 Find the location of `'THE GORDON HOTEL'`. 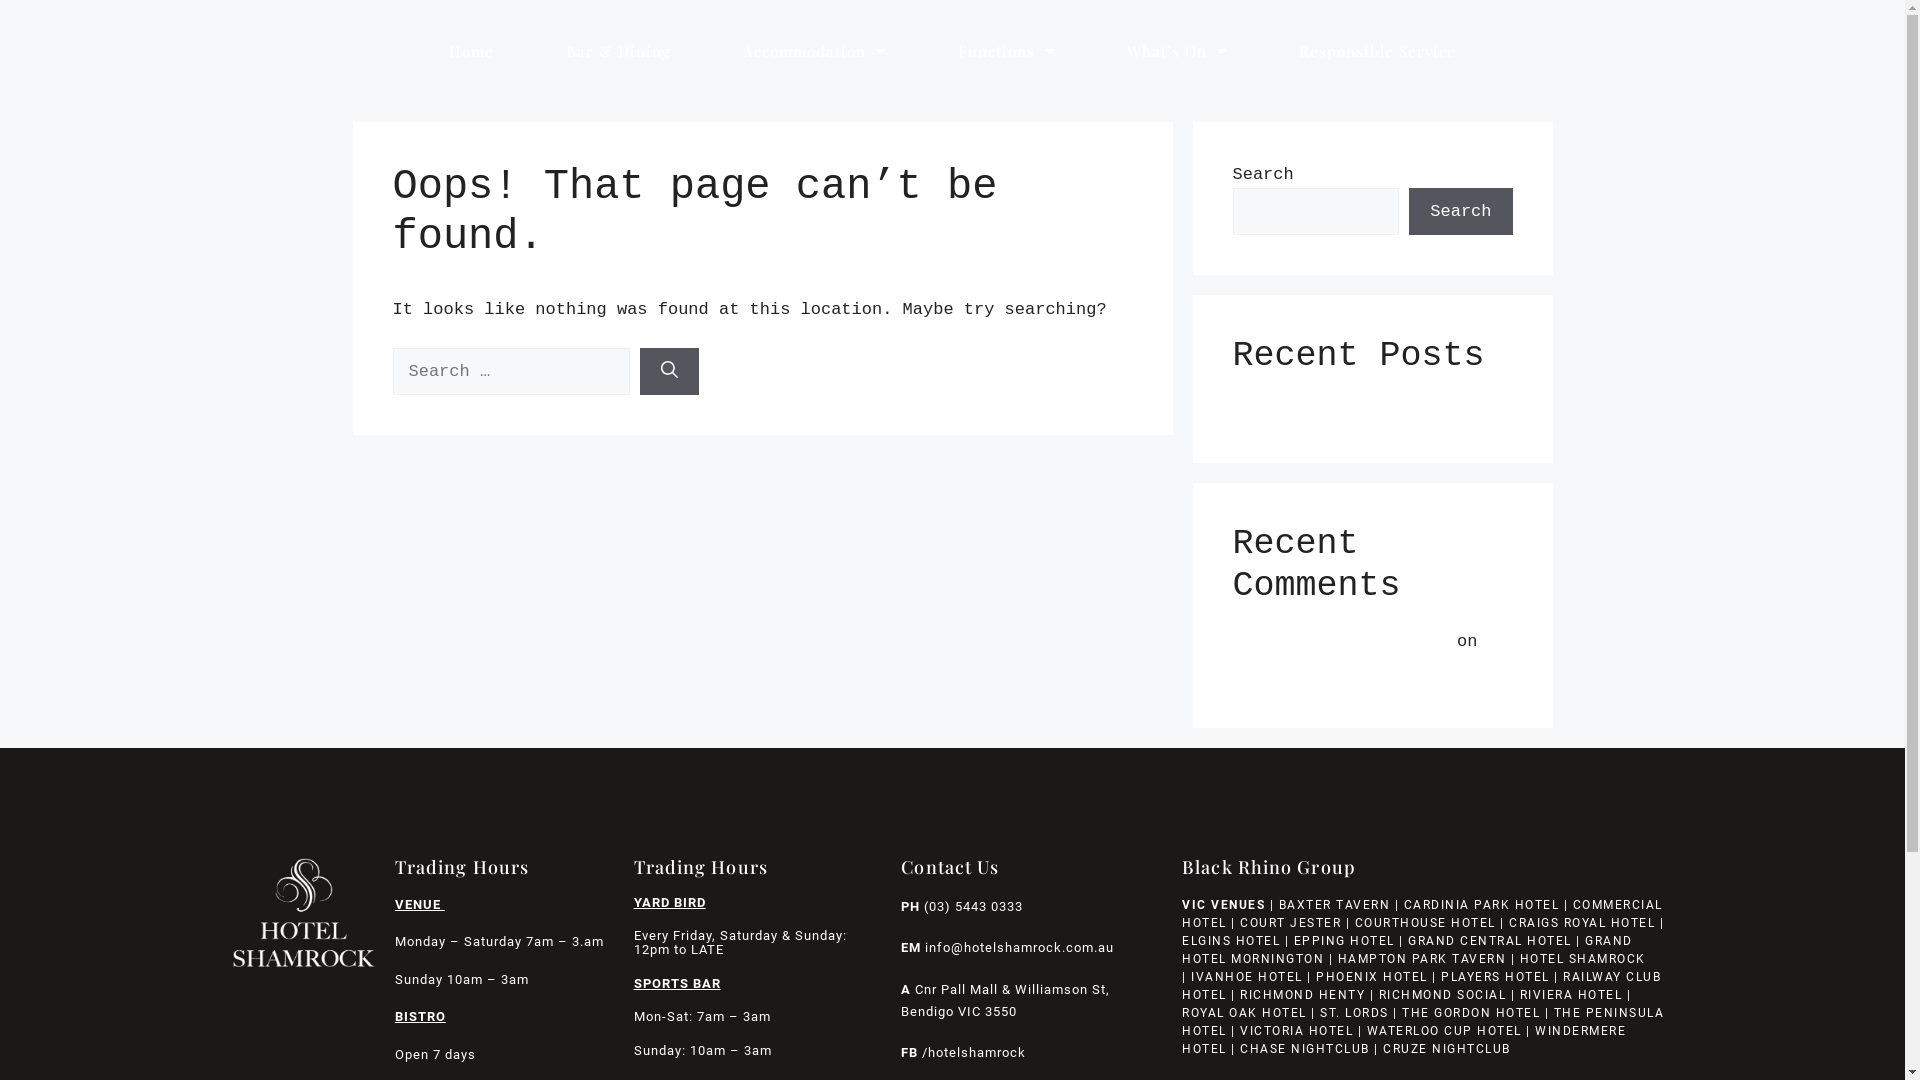

'THE GORDON HOTEL' is located at coordinates (1470, 1013).